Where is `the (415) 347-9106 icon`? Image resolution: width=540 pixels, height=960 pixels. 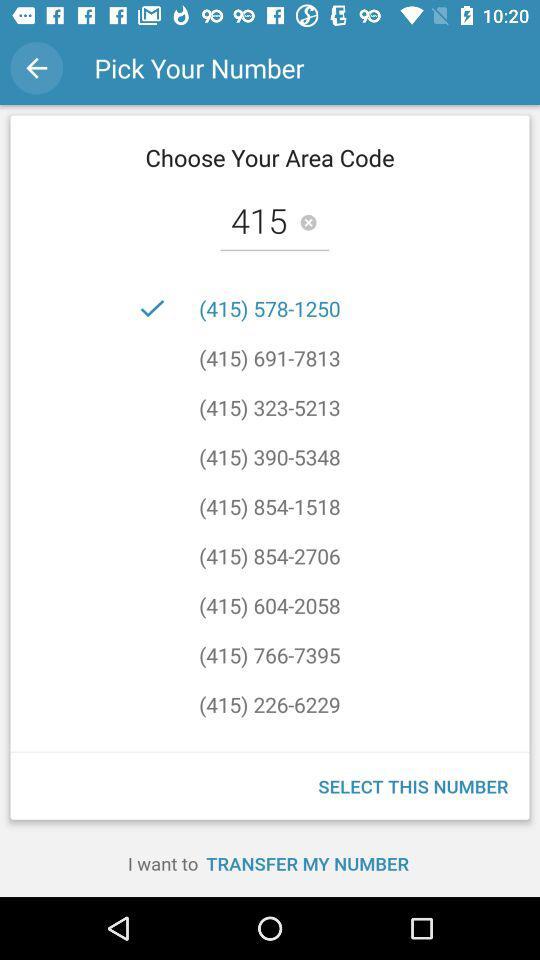 the (415) 347-9106 icon is located at coordinates (269, 728).